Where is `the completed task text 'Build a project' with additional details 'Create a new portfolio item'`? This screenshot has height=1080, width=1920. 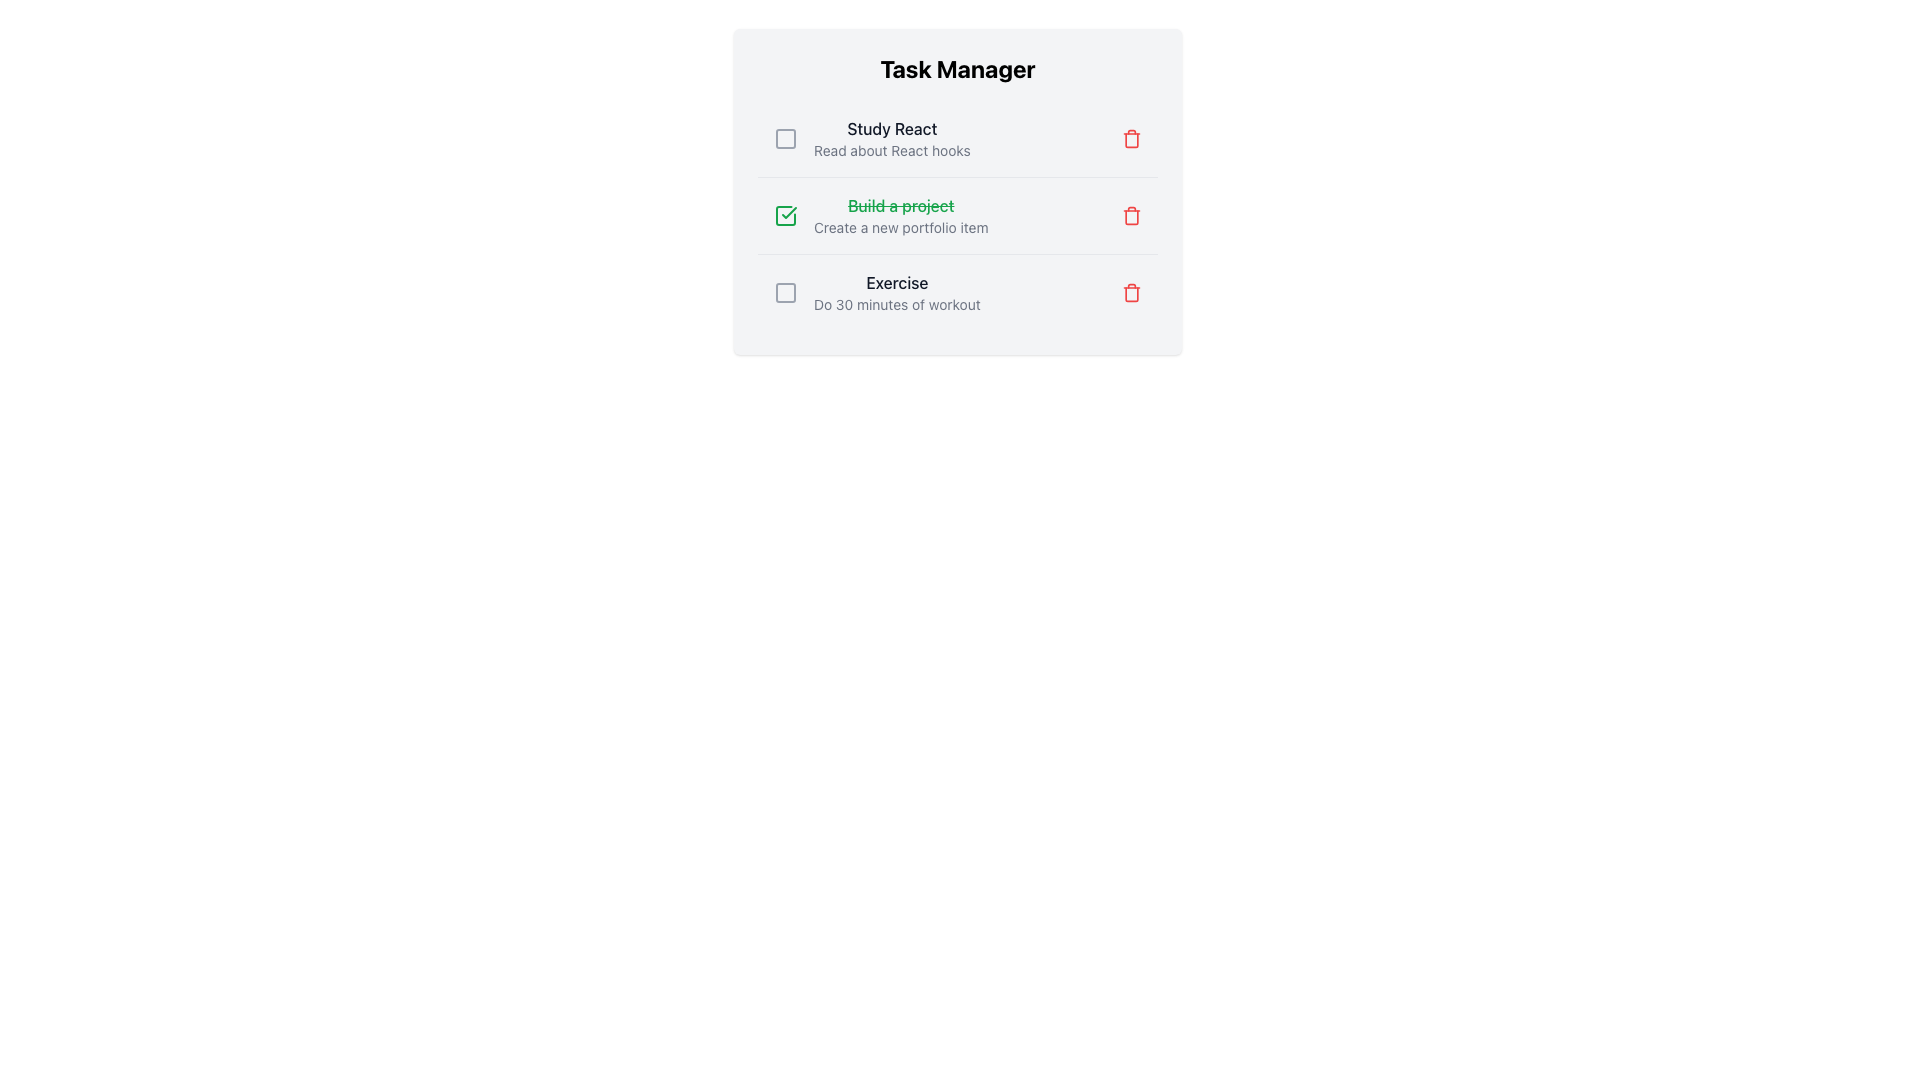
the completed task text 'Build a project' with additional details 'Create a new portfolio item' is located at coordinates (880, 216).